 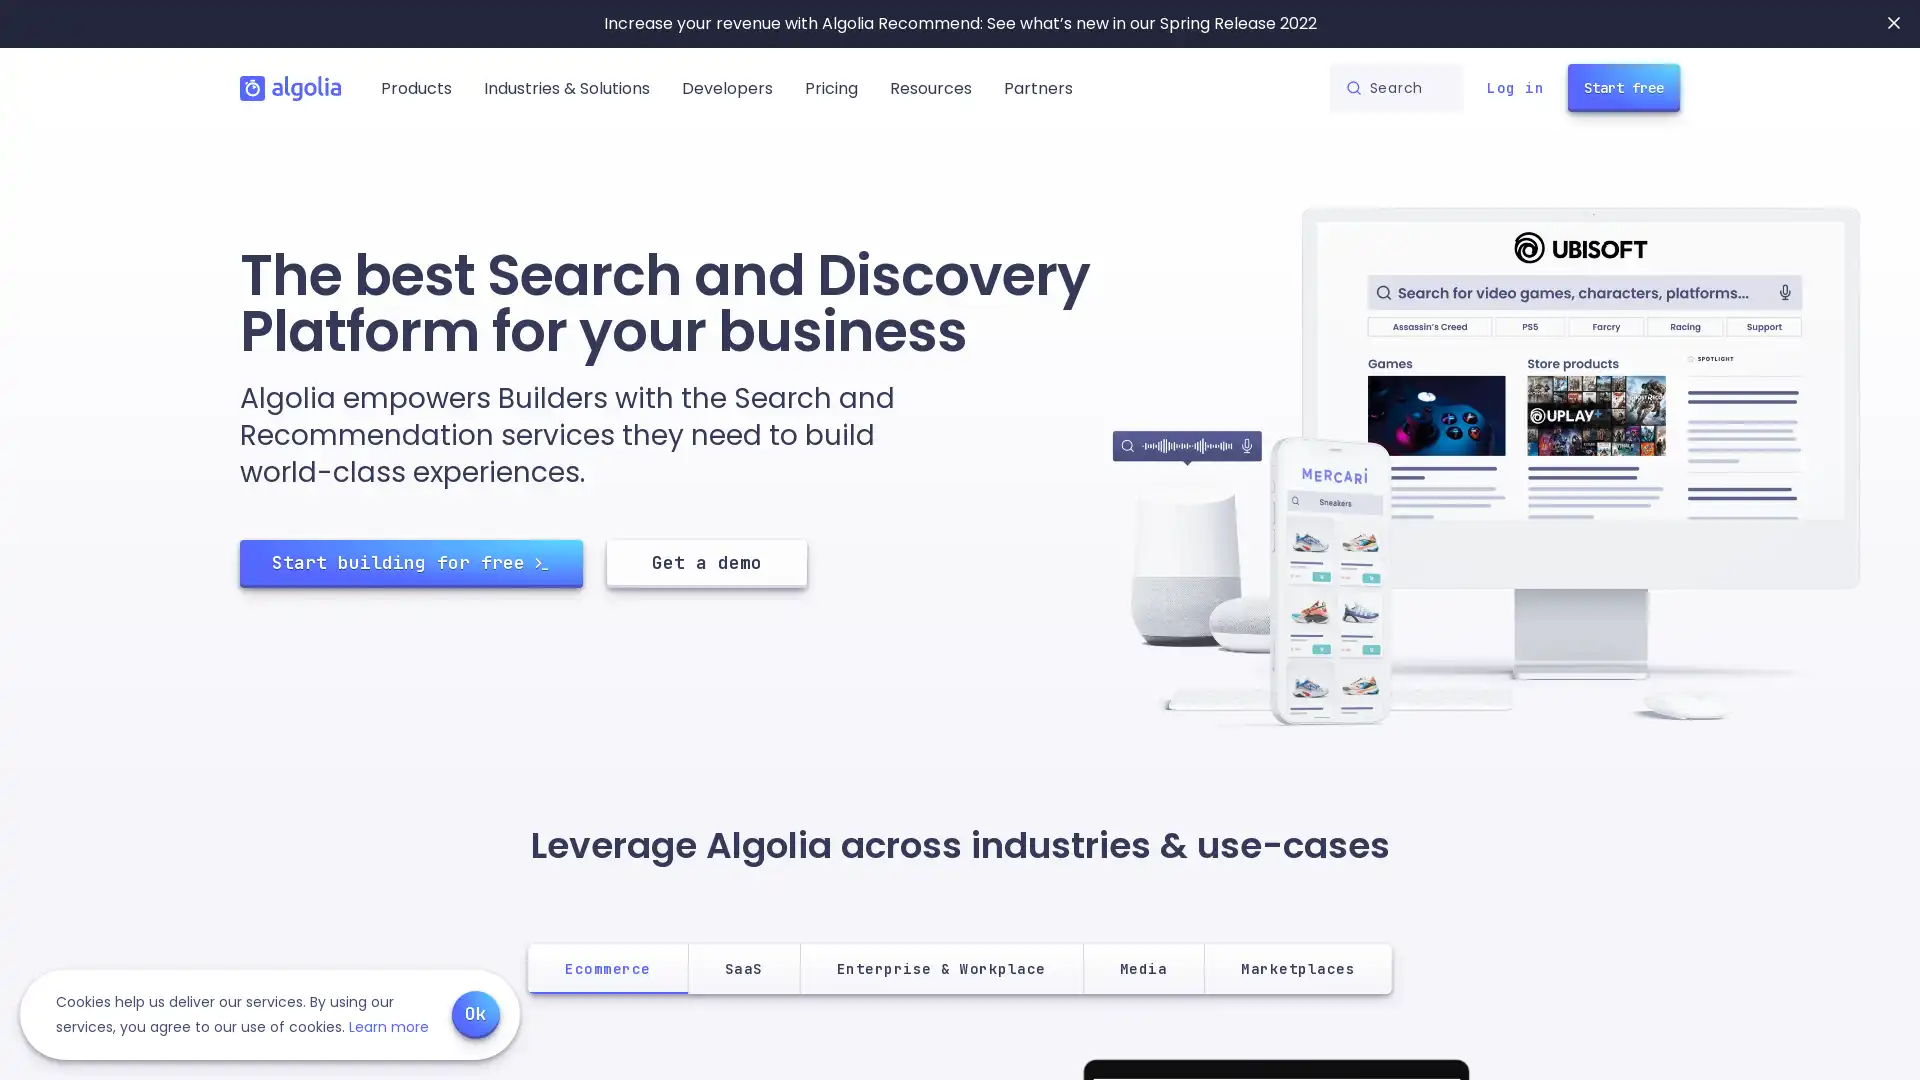 What do you see at coordinates (1142, 967) in the screenshot?
I see `Media` at bounding box center [1142, 967].